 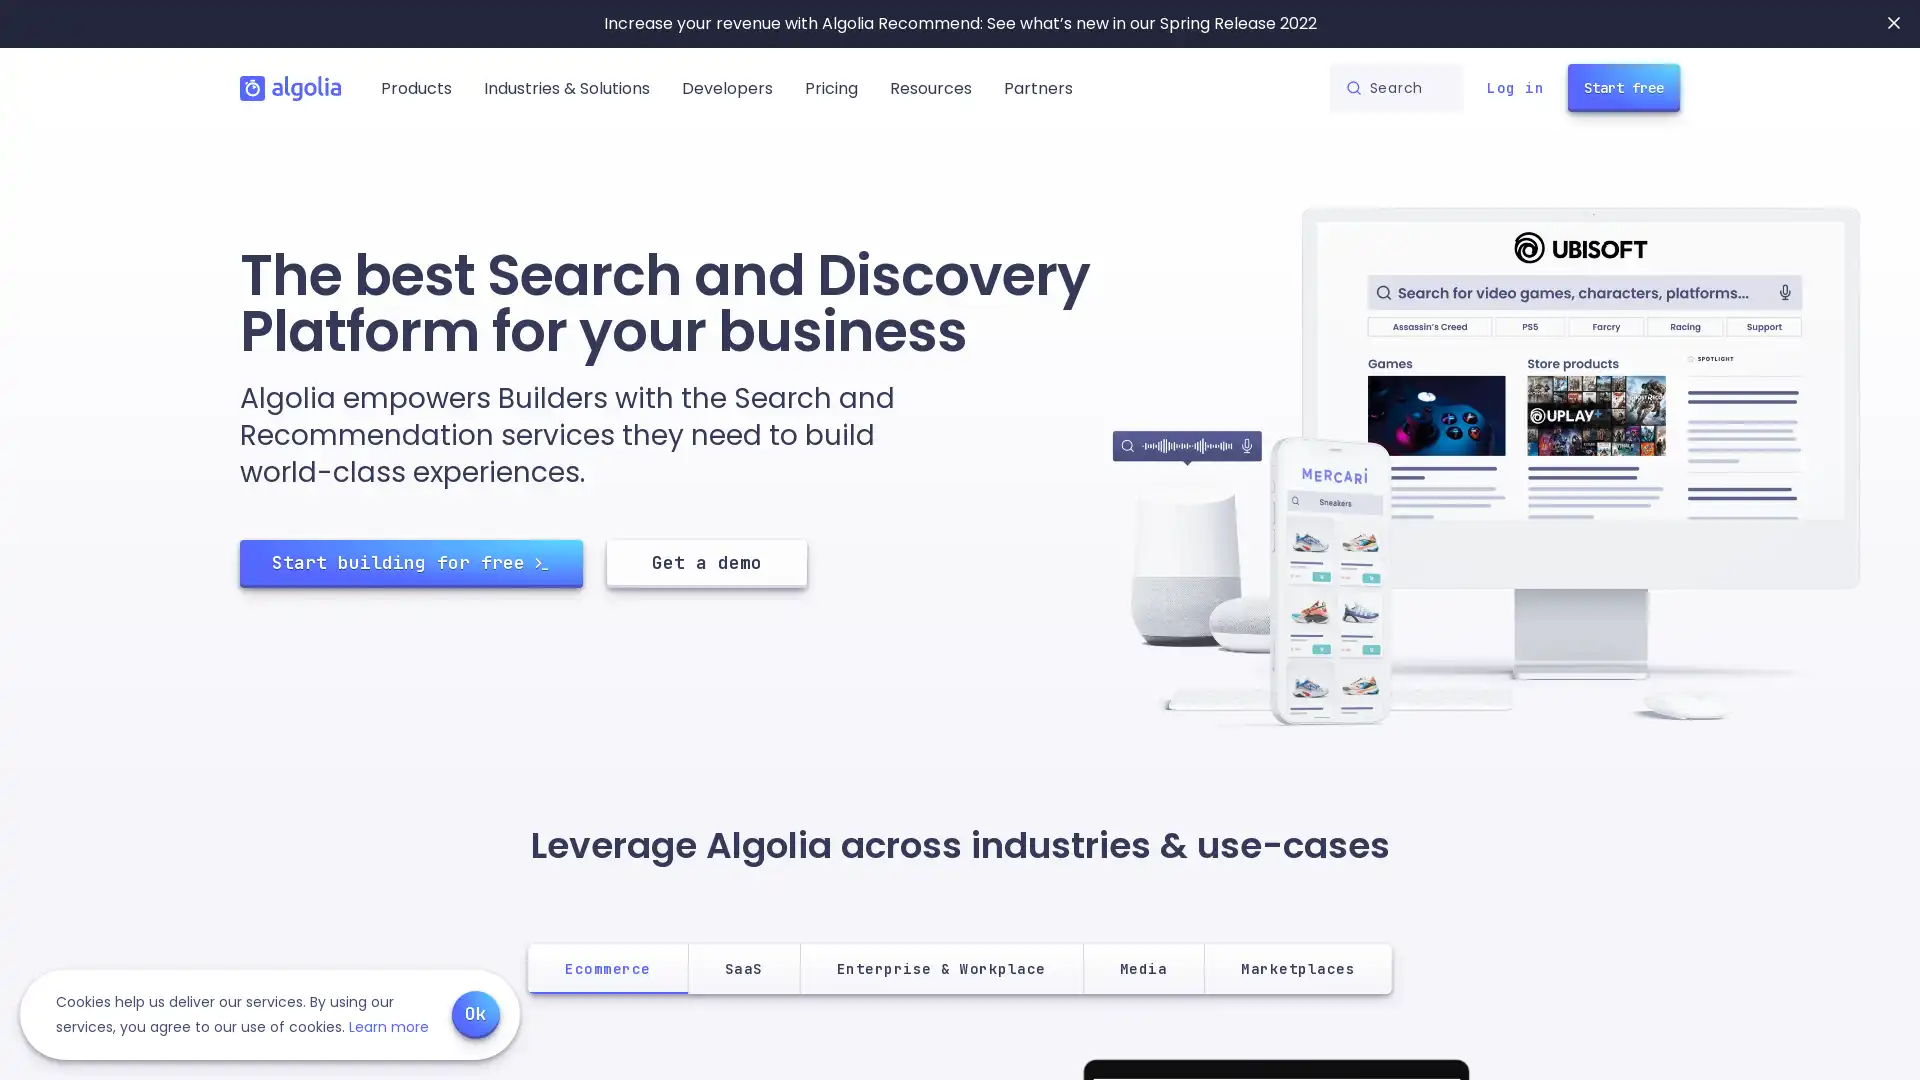 What do you see at coordinates (1142, 967) in the screenshot?
I see `Media` at bounding box center [1142, 967].